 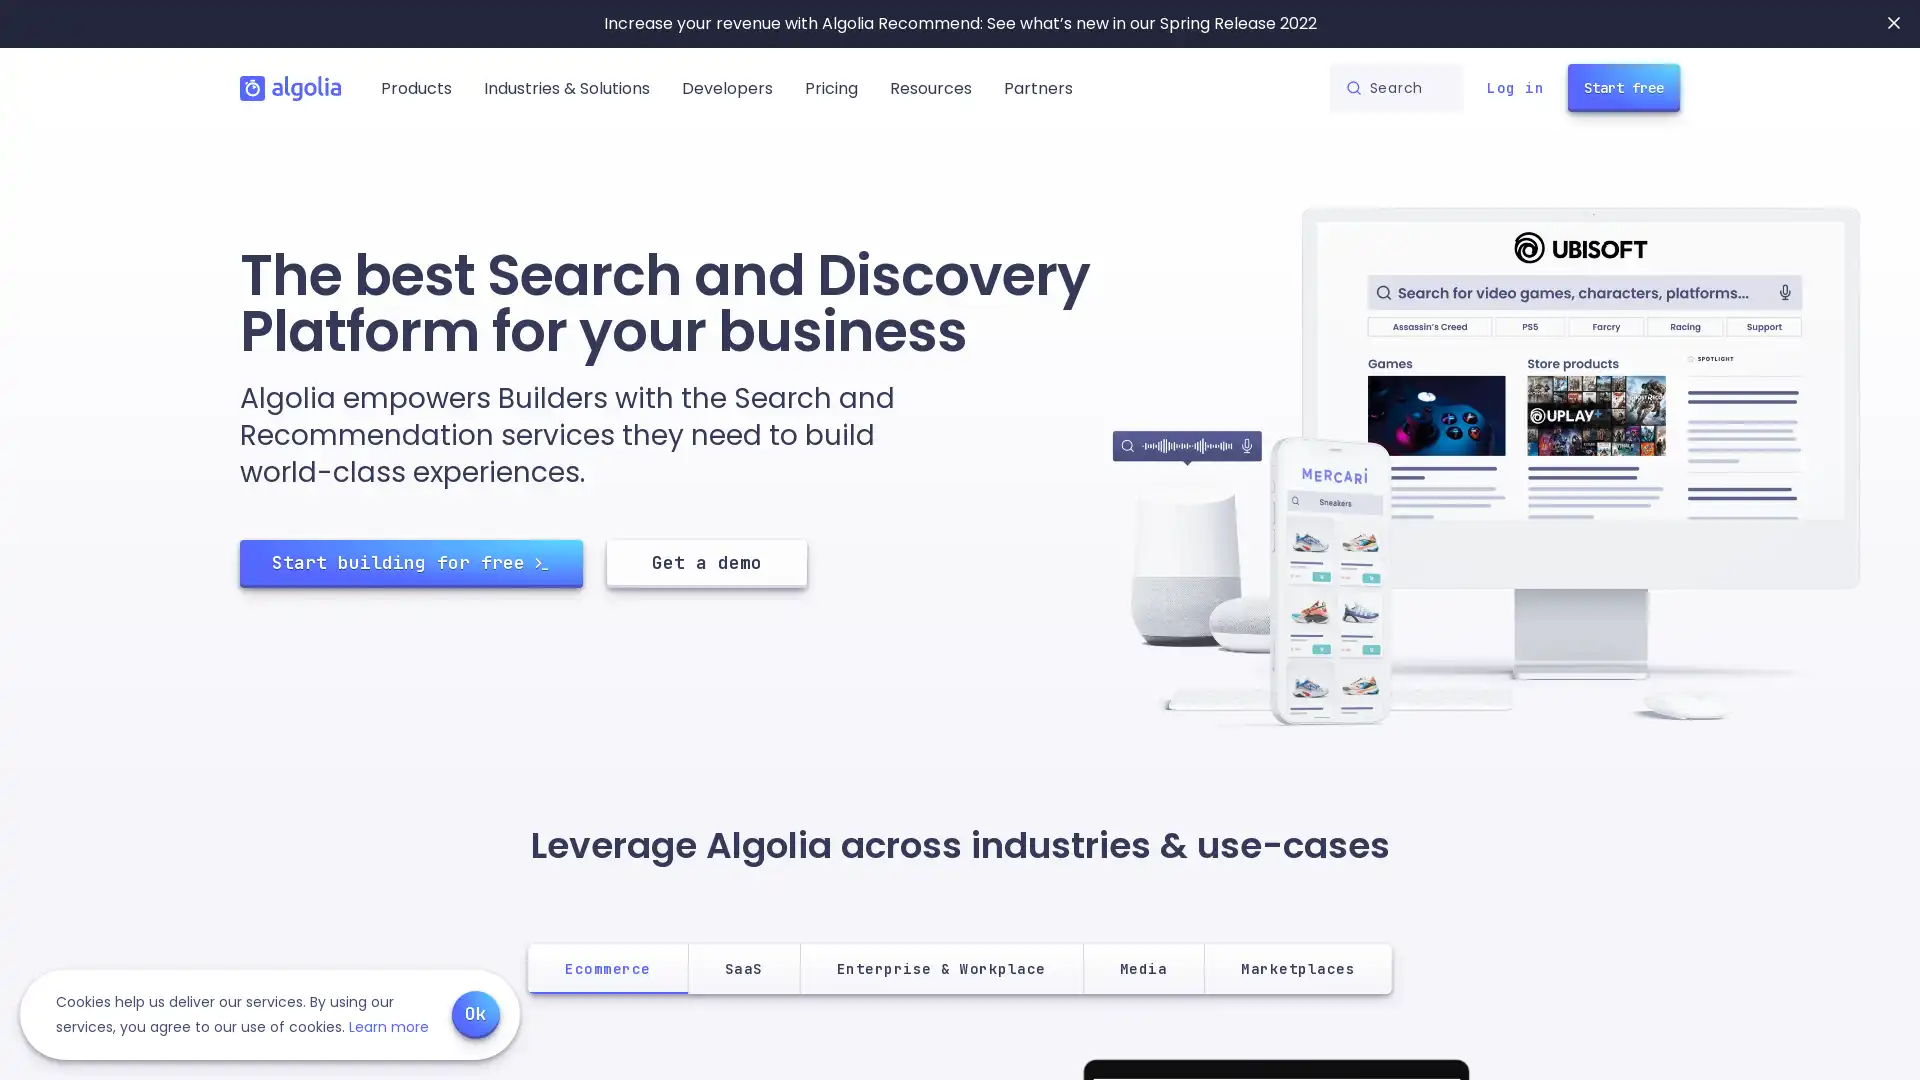 What do you see at coordinates (1142, 967) in the screenshot?
I see `Media` at bounding box center [1142, 967].